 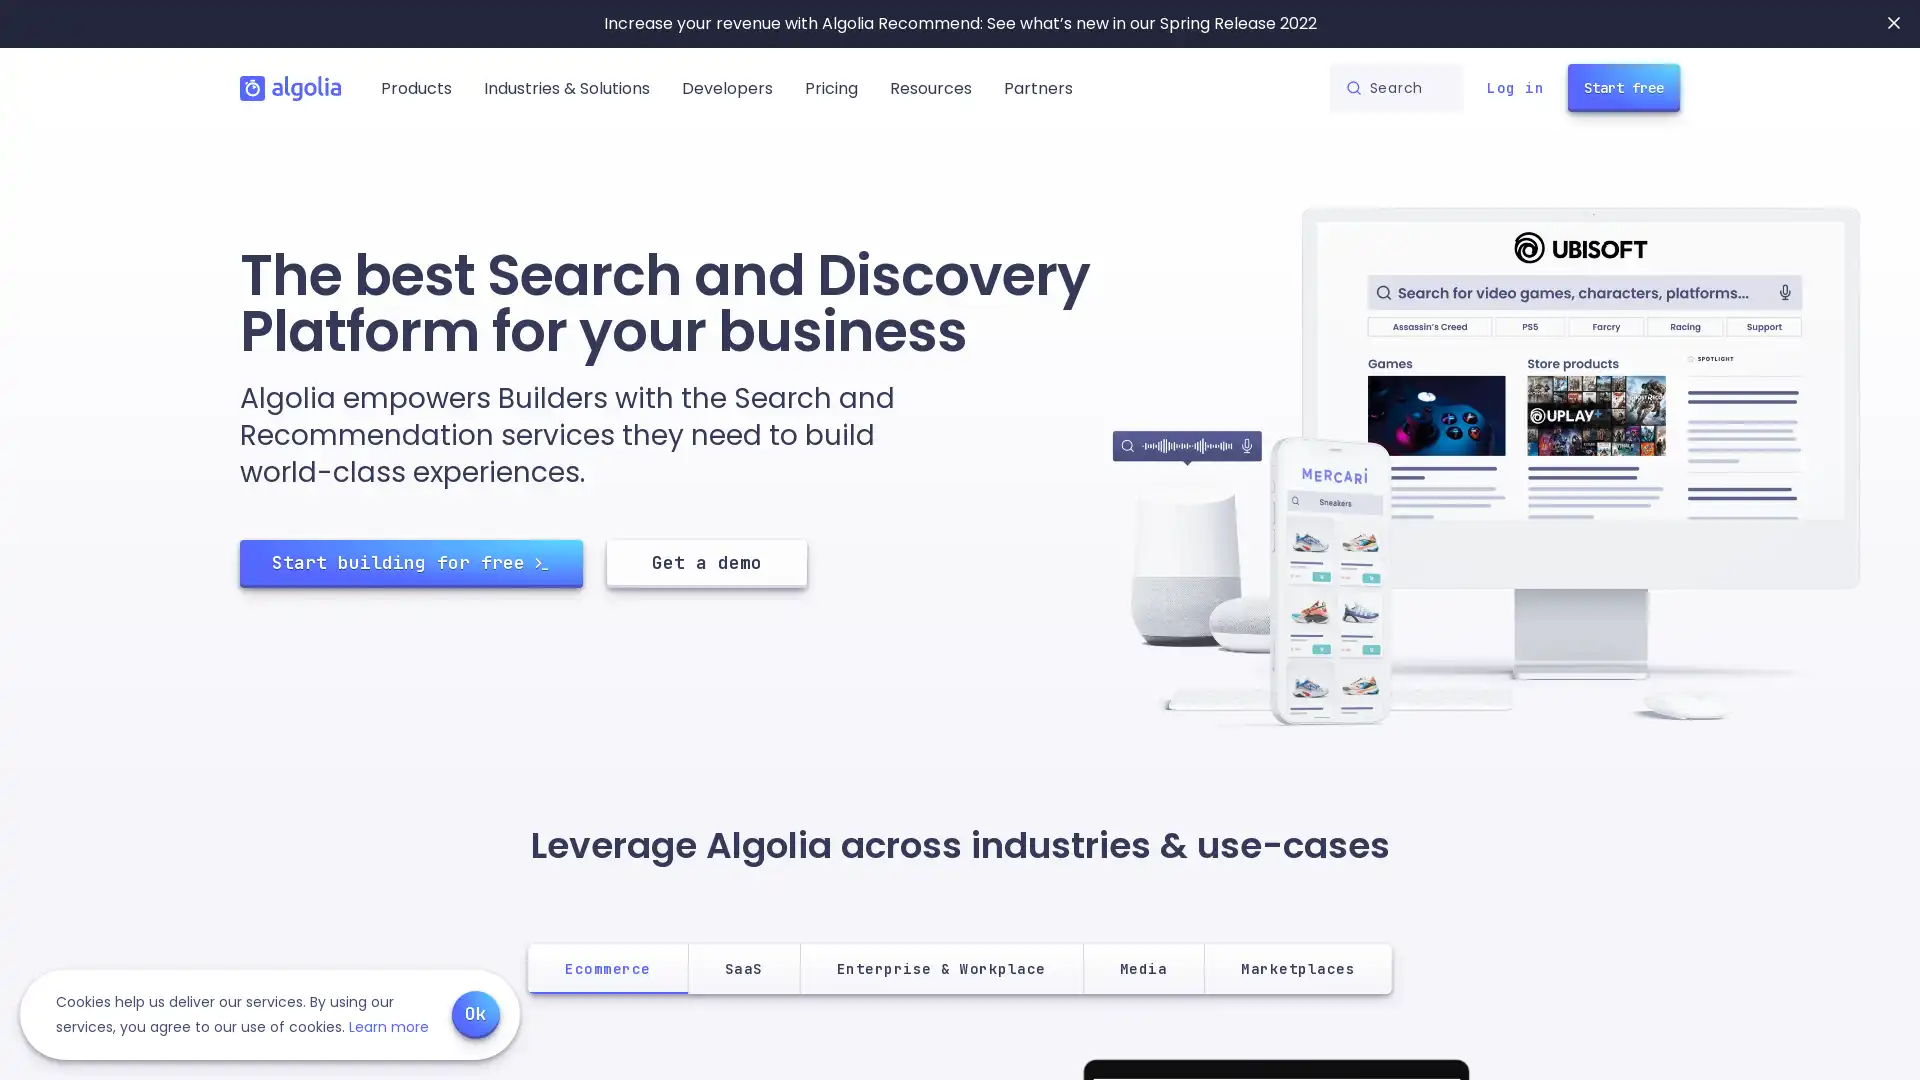 What do you see at coordinates (1142, 967) in the screenshot?
I see `Media` at bounding box center [1142, 967].